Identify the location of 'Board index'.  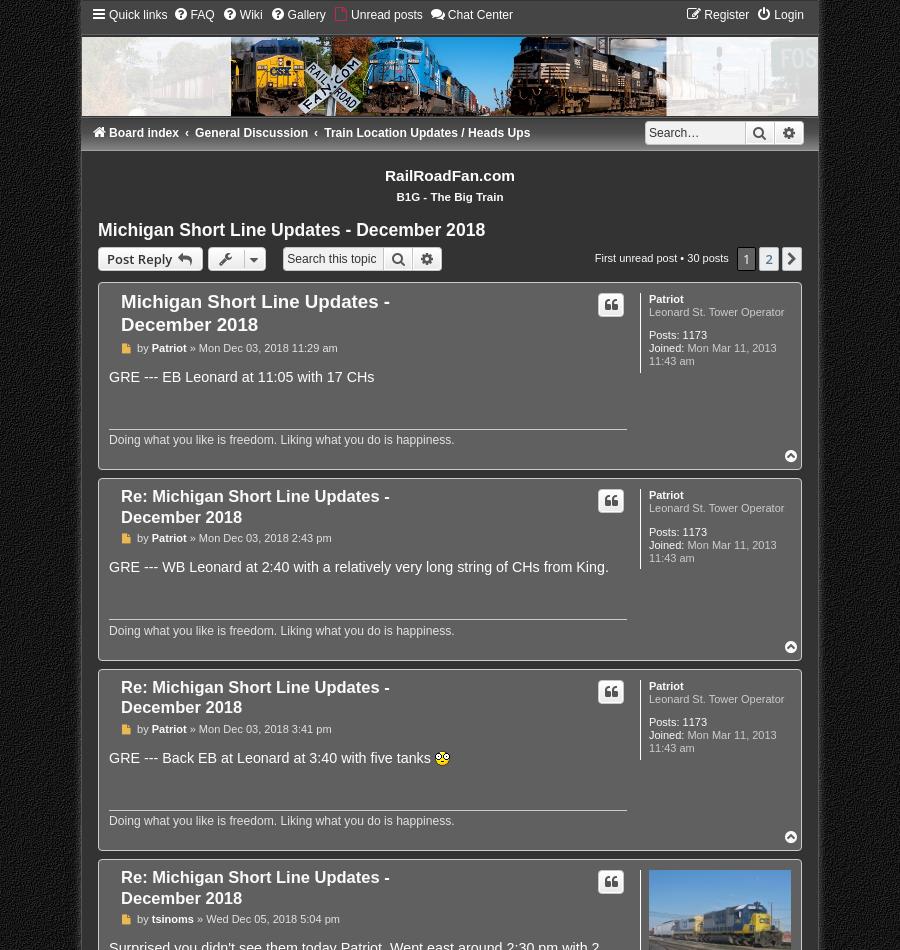
(143, 133).